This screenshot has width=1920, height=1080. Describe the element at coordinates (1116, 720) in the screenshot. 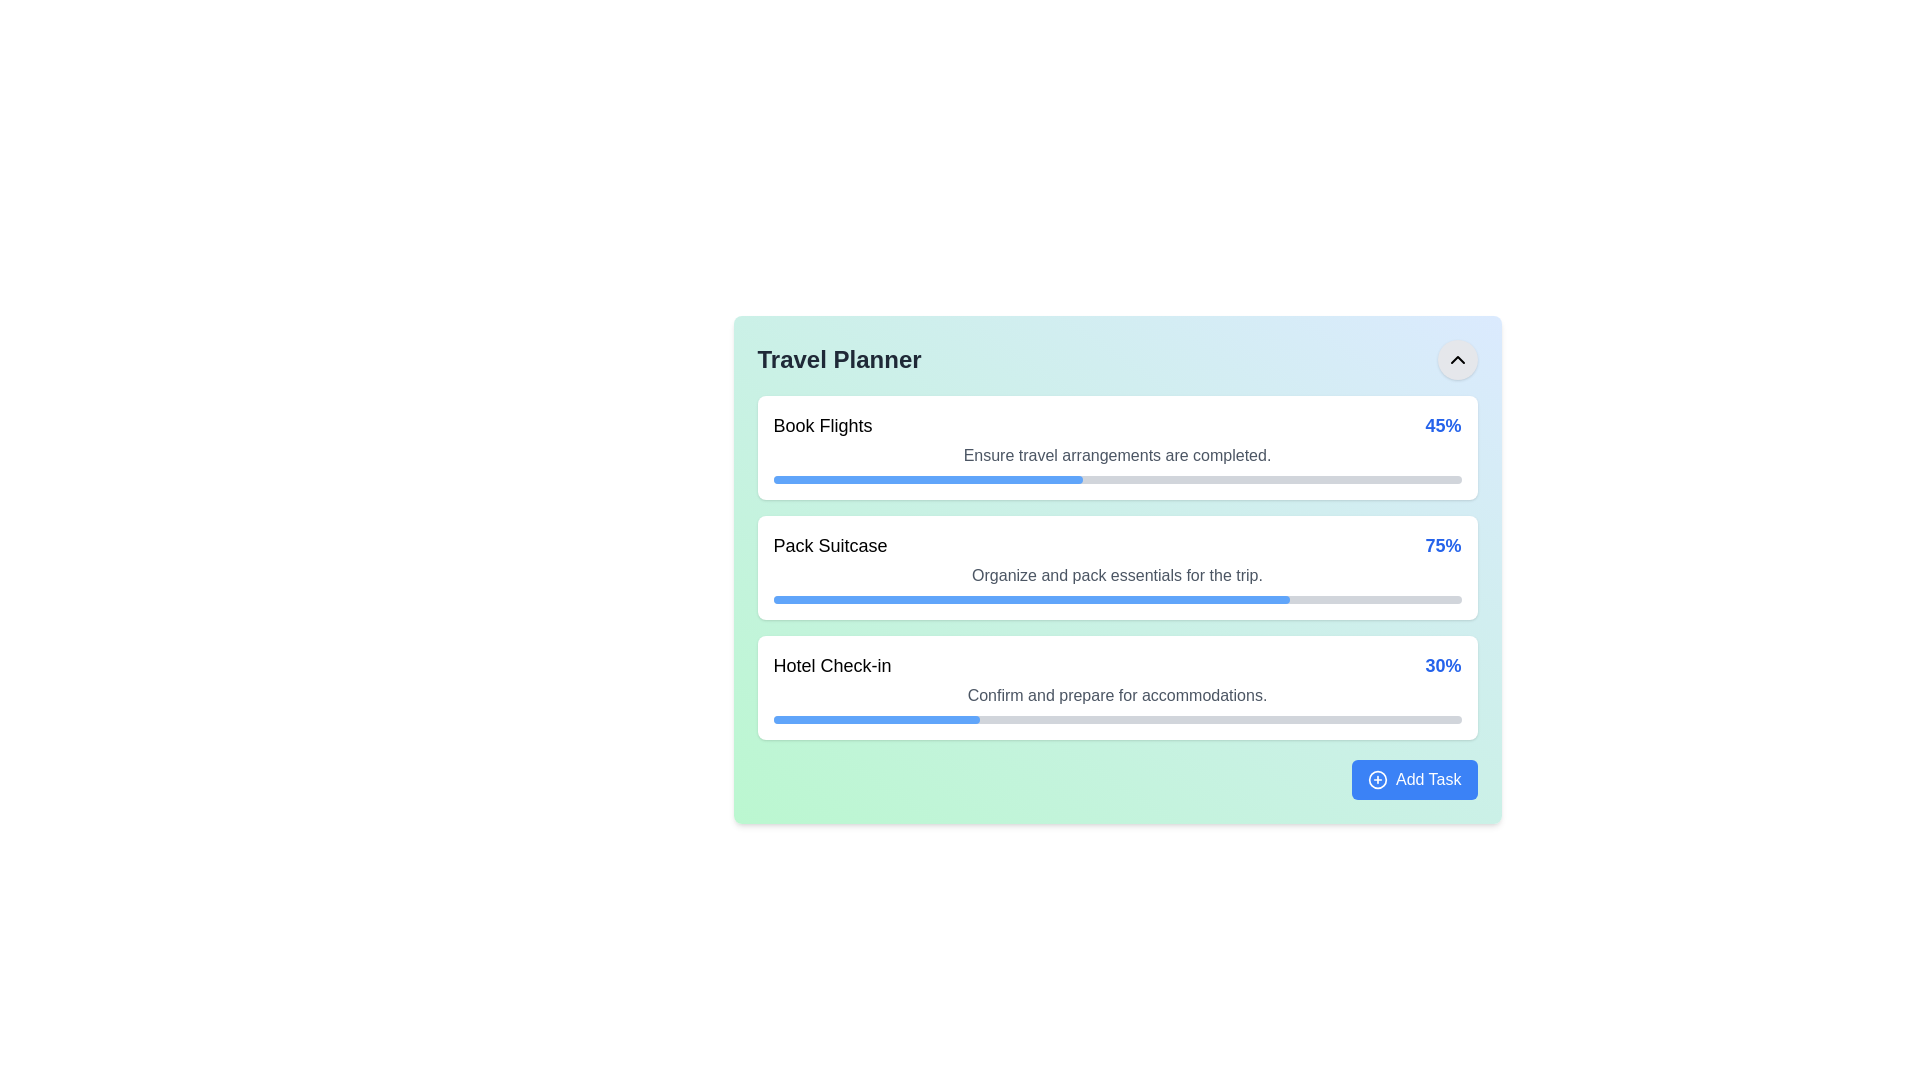

I see `the progress bar located at the bottom of the 'Hotel Check-in' card, which visually represents that 30% of the task is complete` at that location.